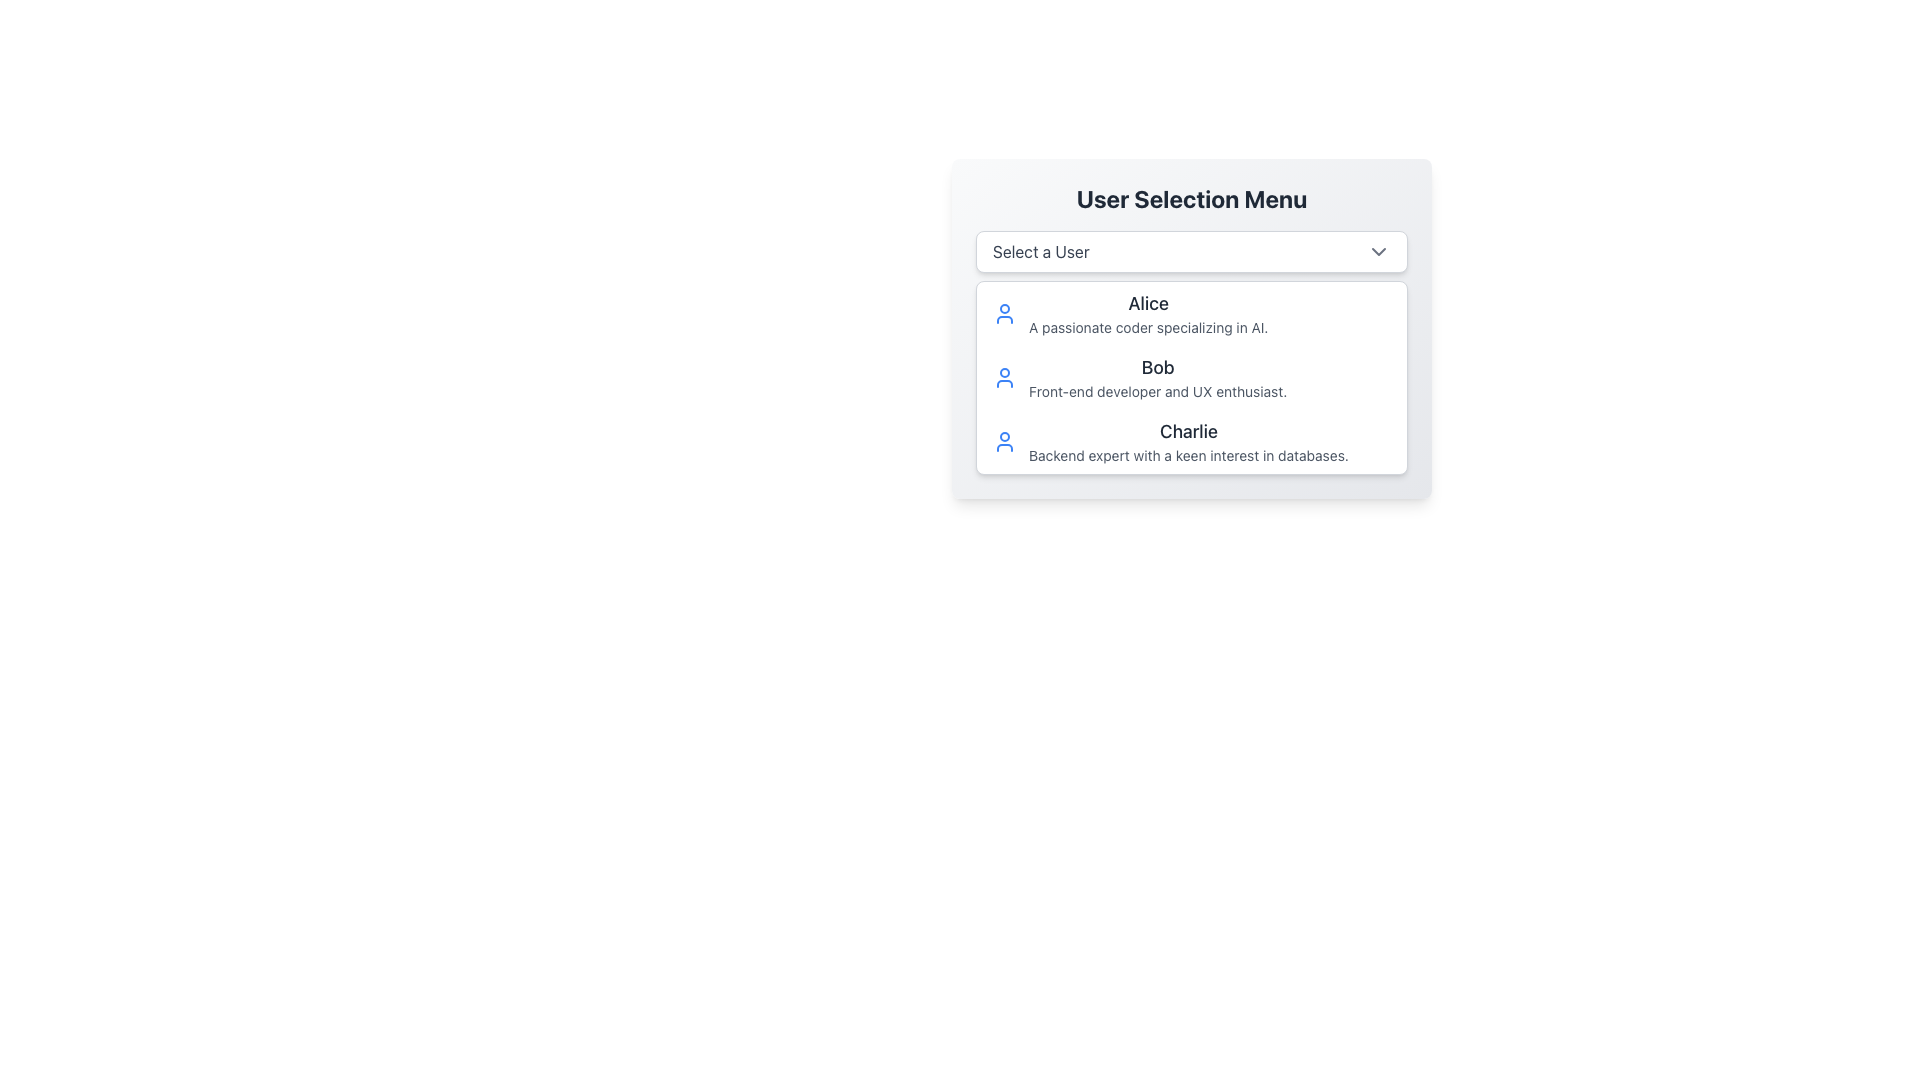  What do you see at coordinates (1191, 441) in the screenshot?
I see `the third user selection item labeled 'Charlie' in the User Selection Menu` at bounding box center [1191, 441].